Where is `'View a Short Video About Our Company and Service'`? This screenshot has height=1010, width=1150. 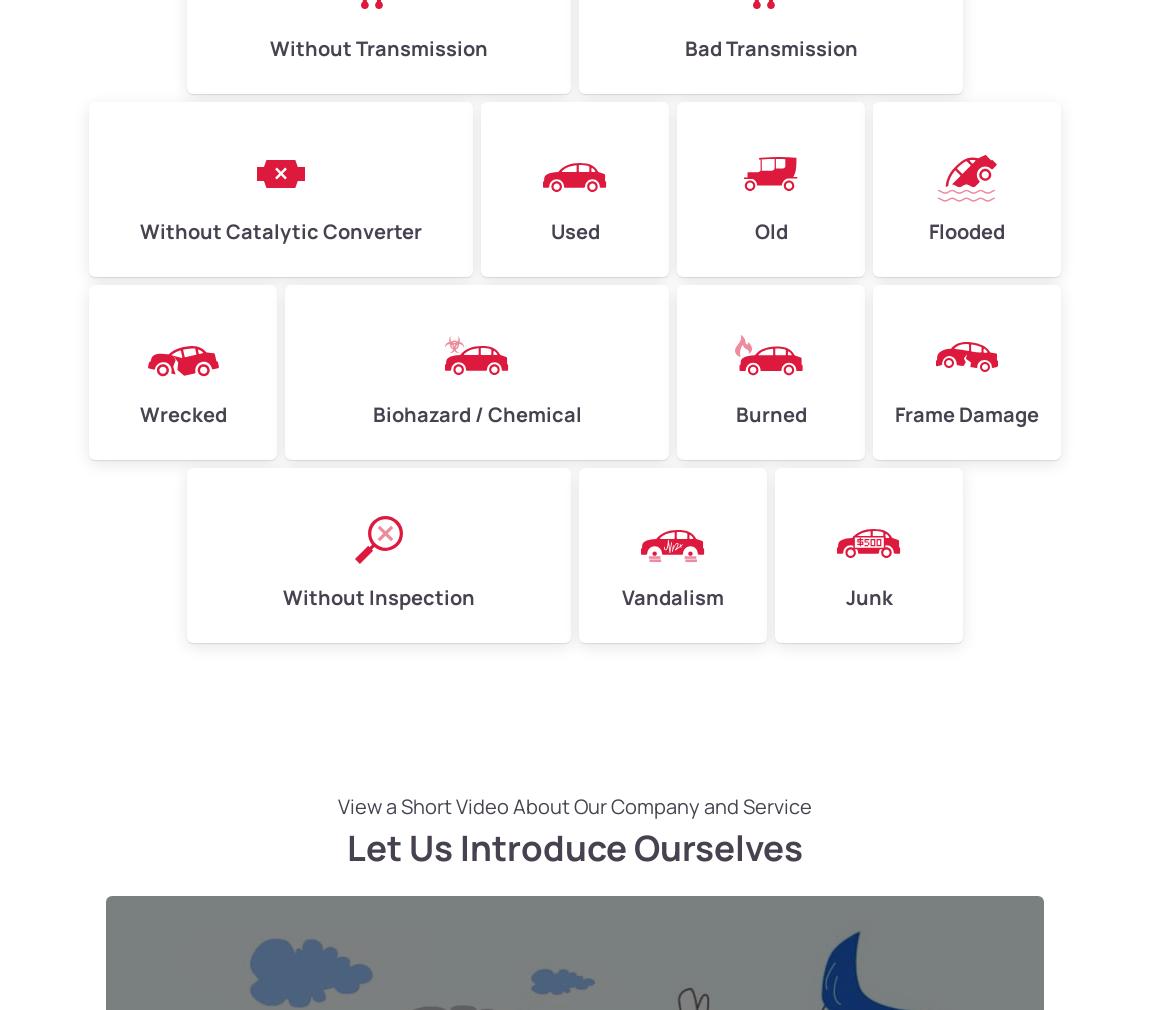 'View a Short Video About Our Company and Service' is located at coordinates (575, 806).